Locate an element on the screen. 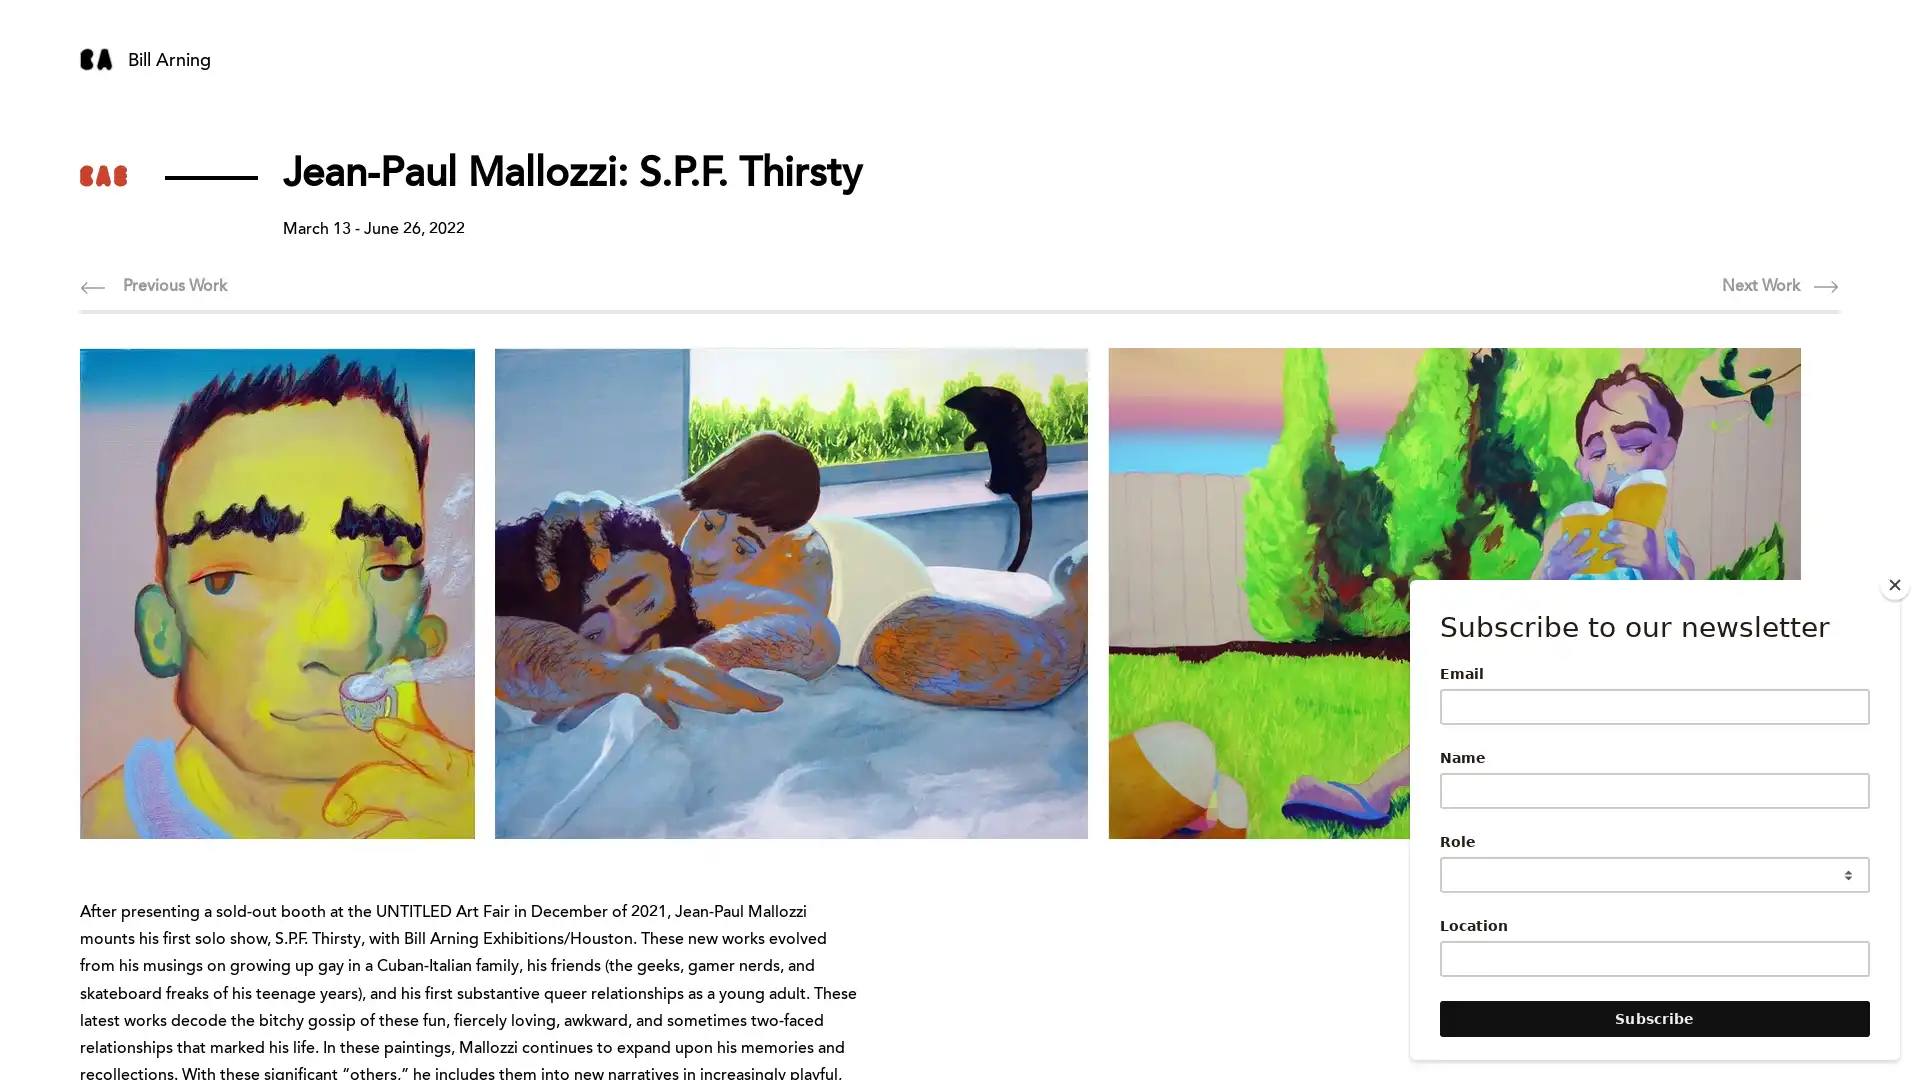 This screenshot has height=1080, width=1920. Mallozzi,JeanPaul(SundayMorning).jpg is located at coordinates (790, 592).